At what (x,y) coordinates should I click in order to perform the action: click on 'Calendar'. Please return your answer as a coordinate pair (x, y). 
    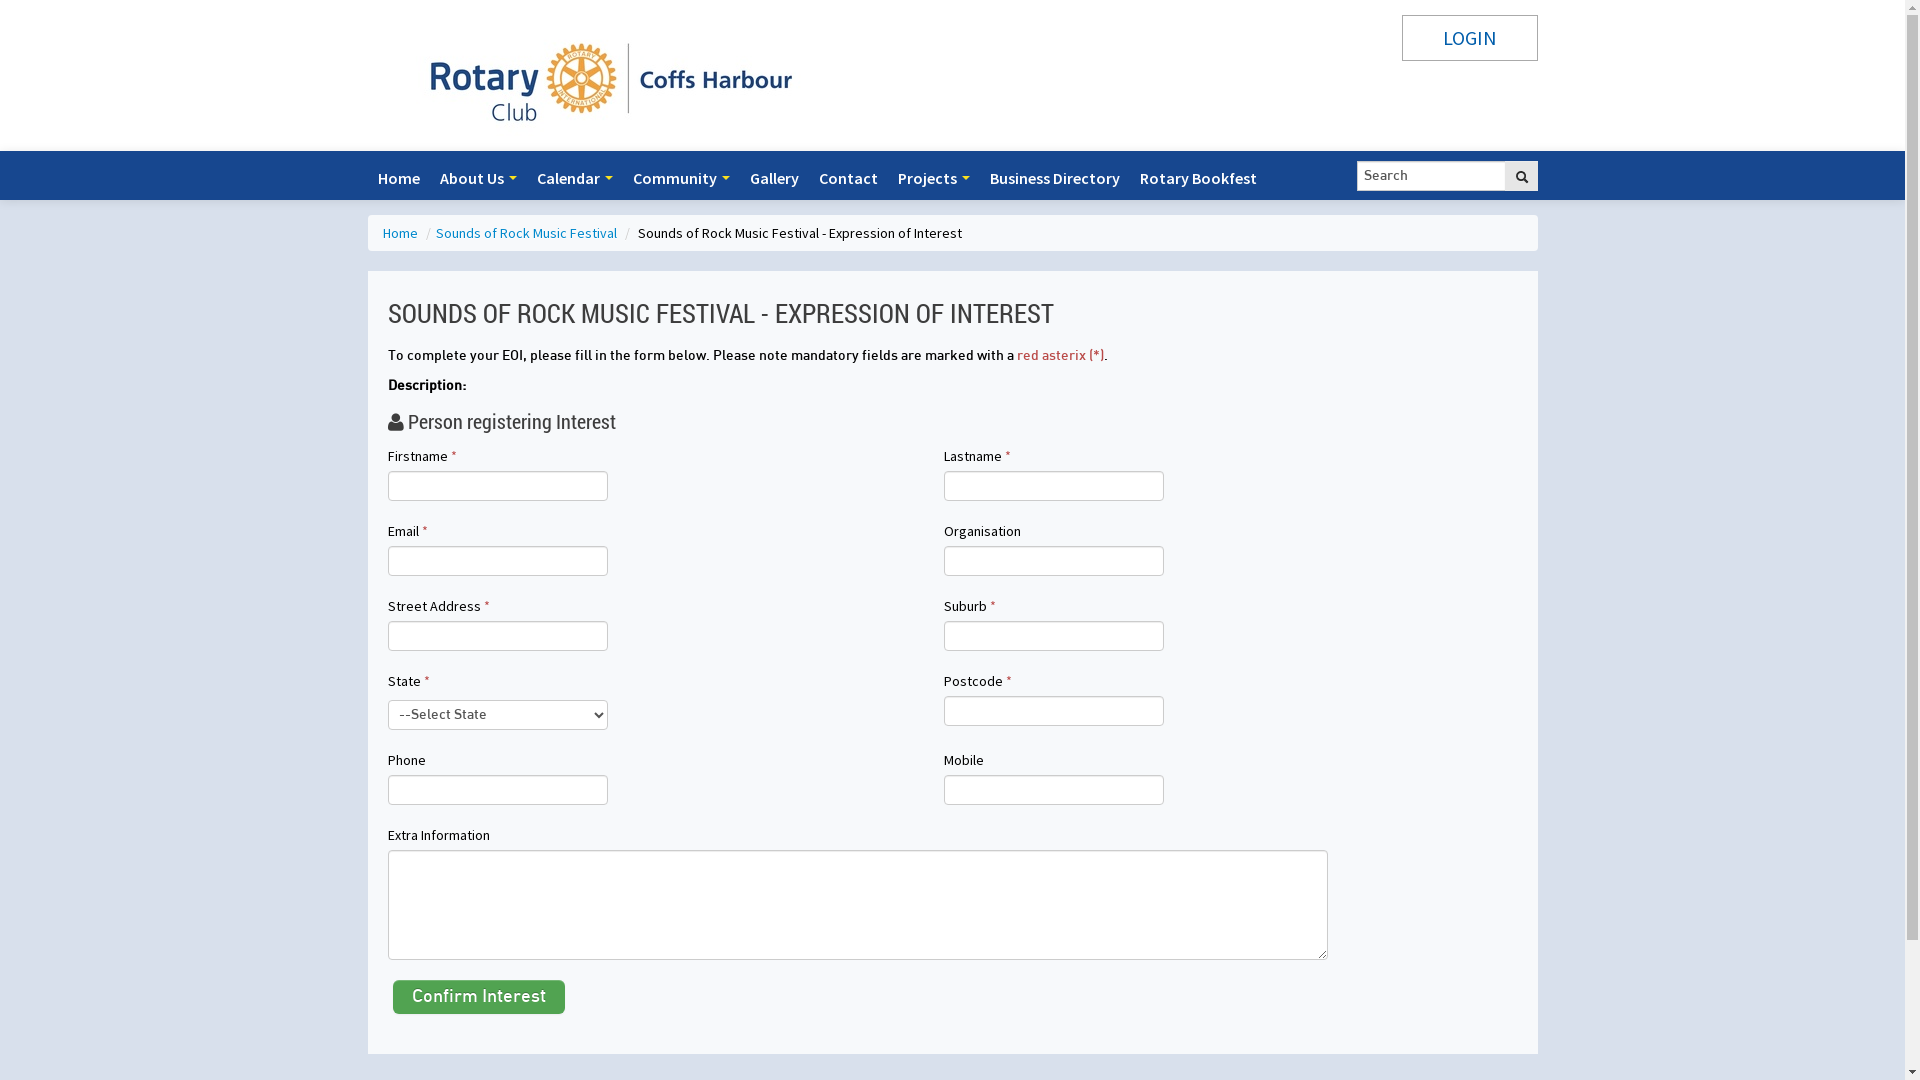
    Looking at the image, I should click on (526, 176).